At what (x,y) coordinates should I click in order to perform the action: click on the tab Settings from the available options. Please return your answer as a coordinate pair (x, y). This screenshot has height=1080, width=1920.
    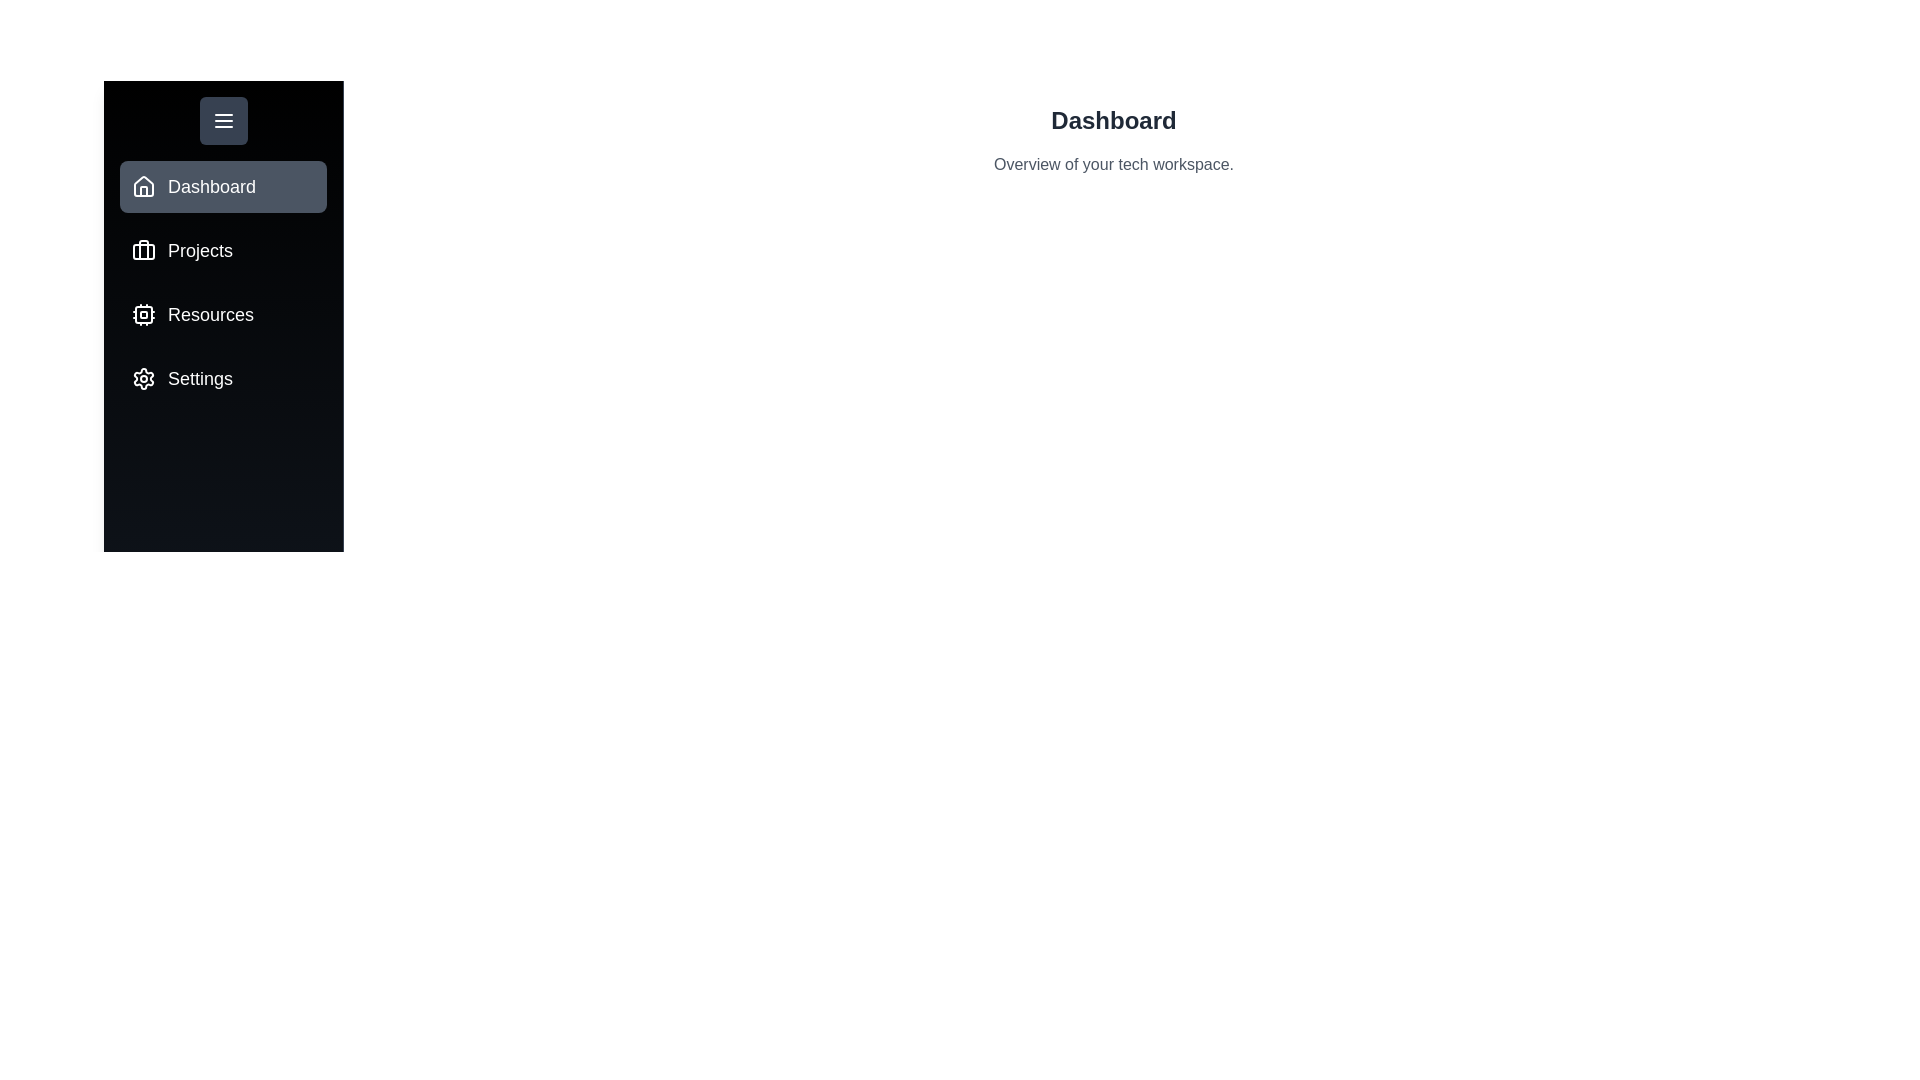
    Looking at the image, I should click on (223, 378).